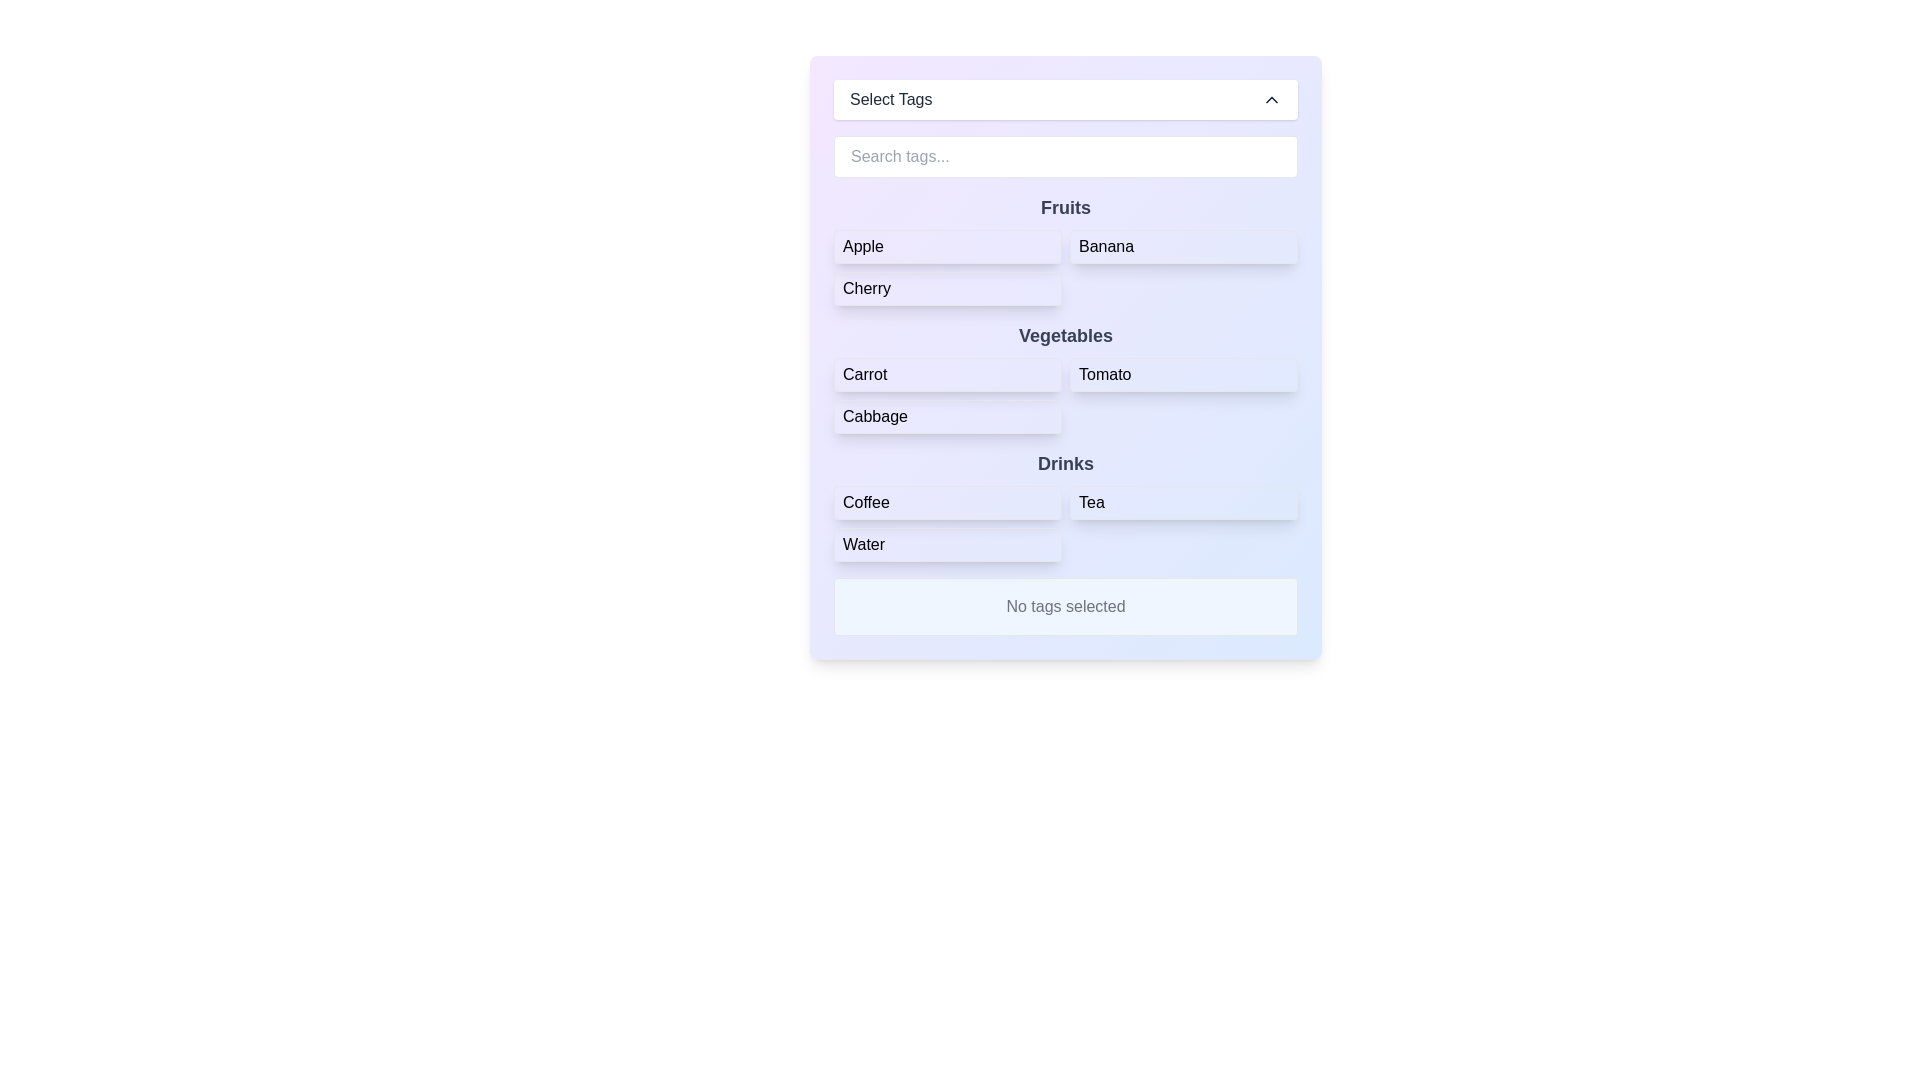 This screenshot has height=1080, width=1920. What do you see at coordinates (947, 501) in the screenshot?
I see `the 'Coffee' button located in the 'Drinks' section, which is a rectangular button with rounded corners and highlighted in blue when hovered` at bounding box center [947, 501].